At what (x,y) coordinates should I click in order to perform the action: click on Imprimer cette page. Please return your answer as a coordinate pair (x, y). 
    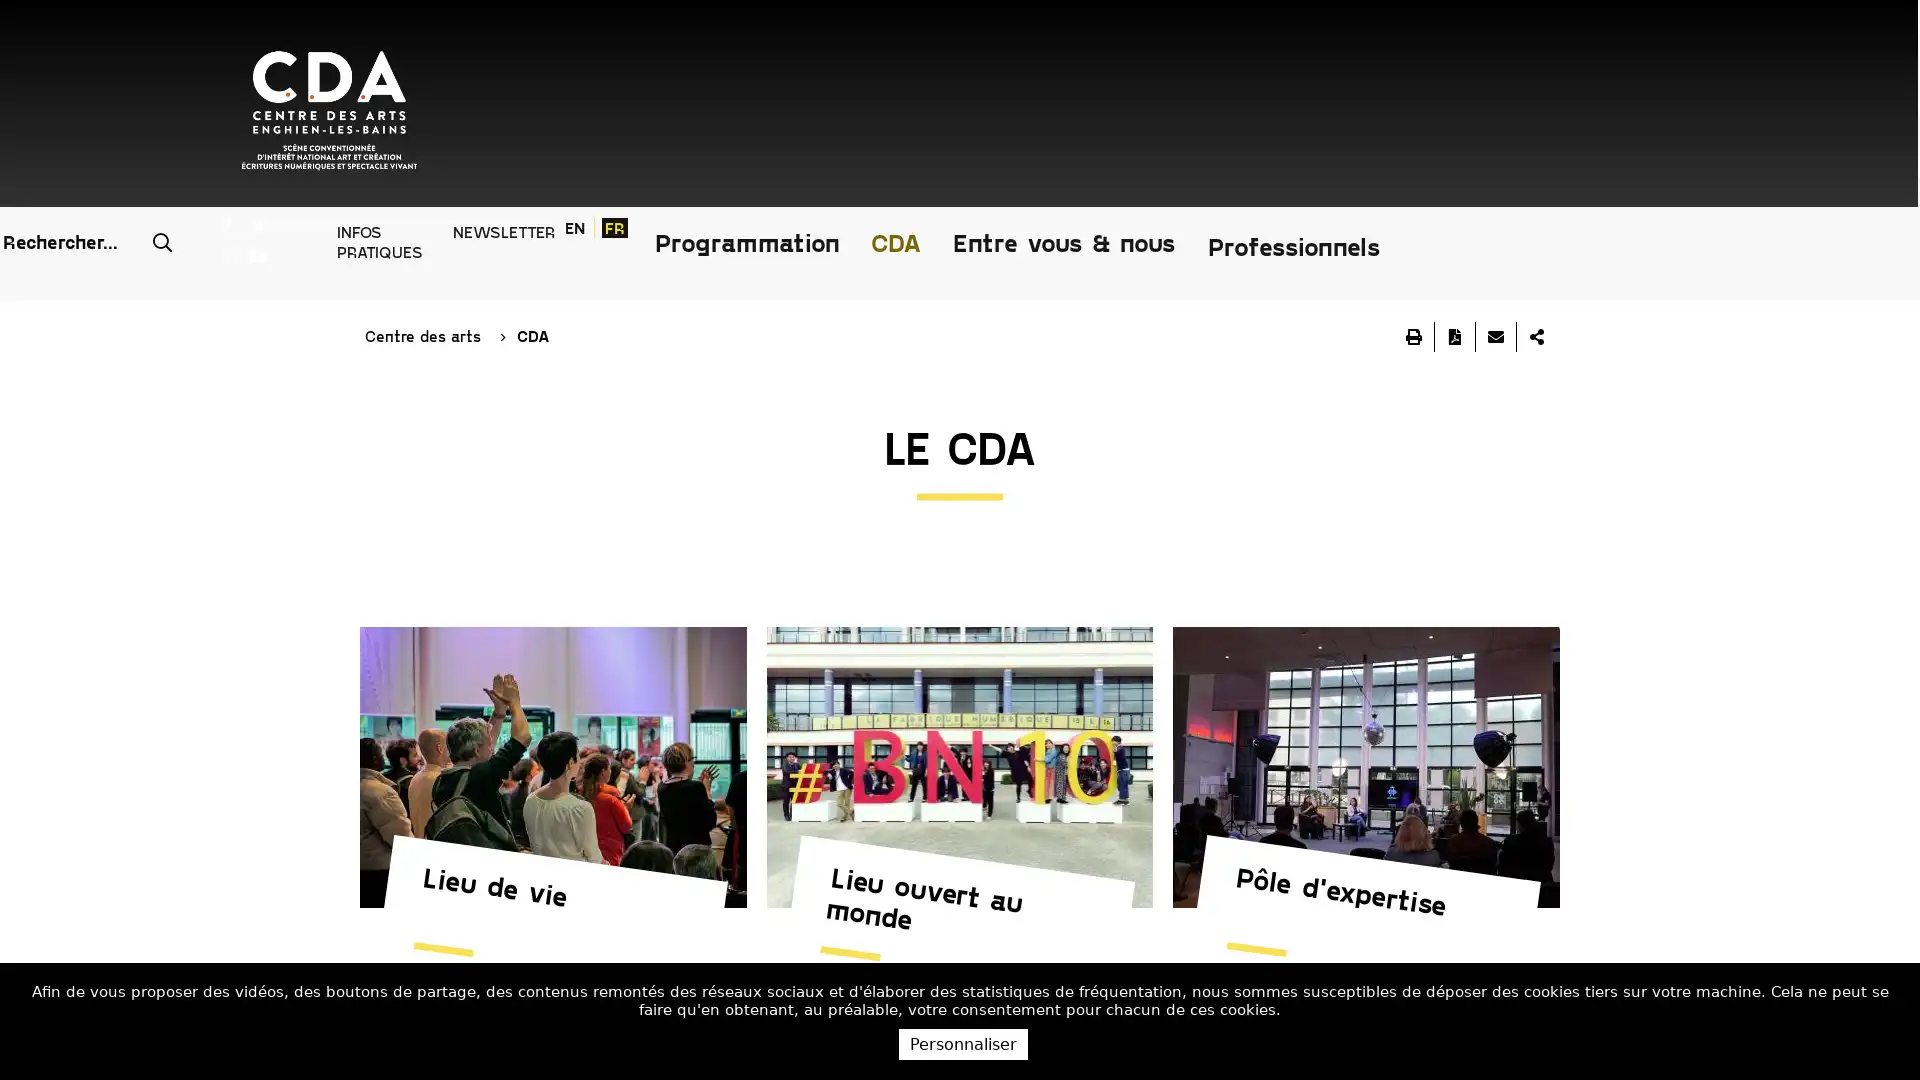
    Looking at the image, I should click on (1413, 196).